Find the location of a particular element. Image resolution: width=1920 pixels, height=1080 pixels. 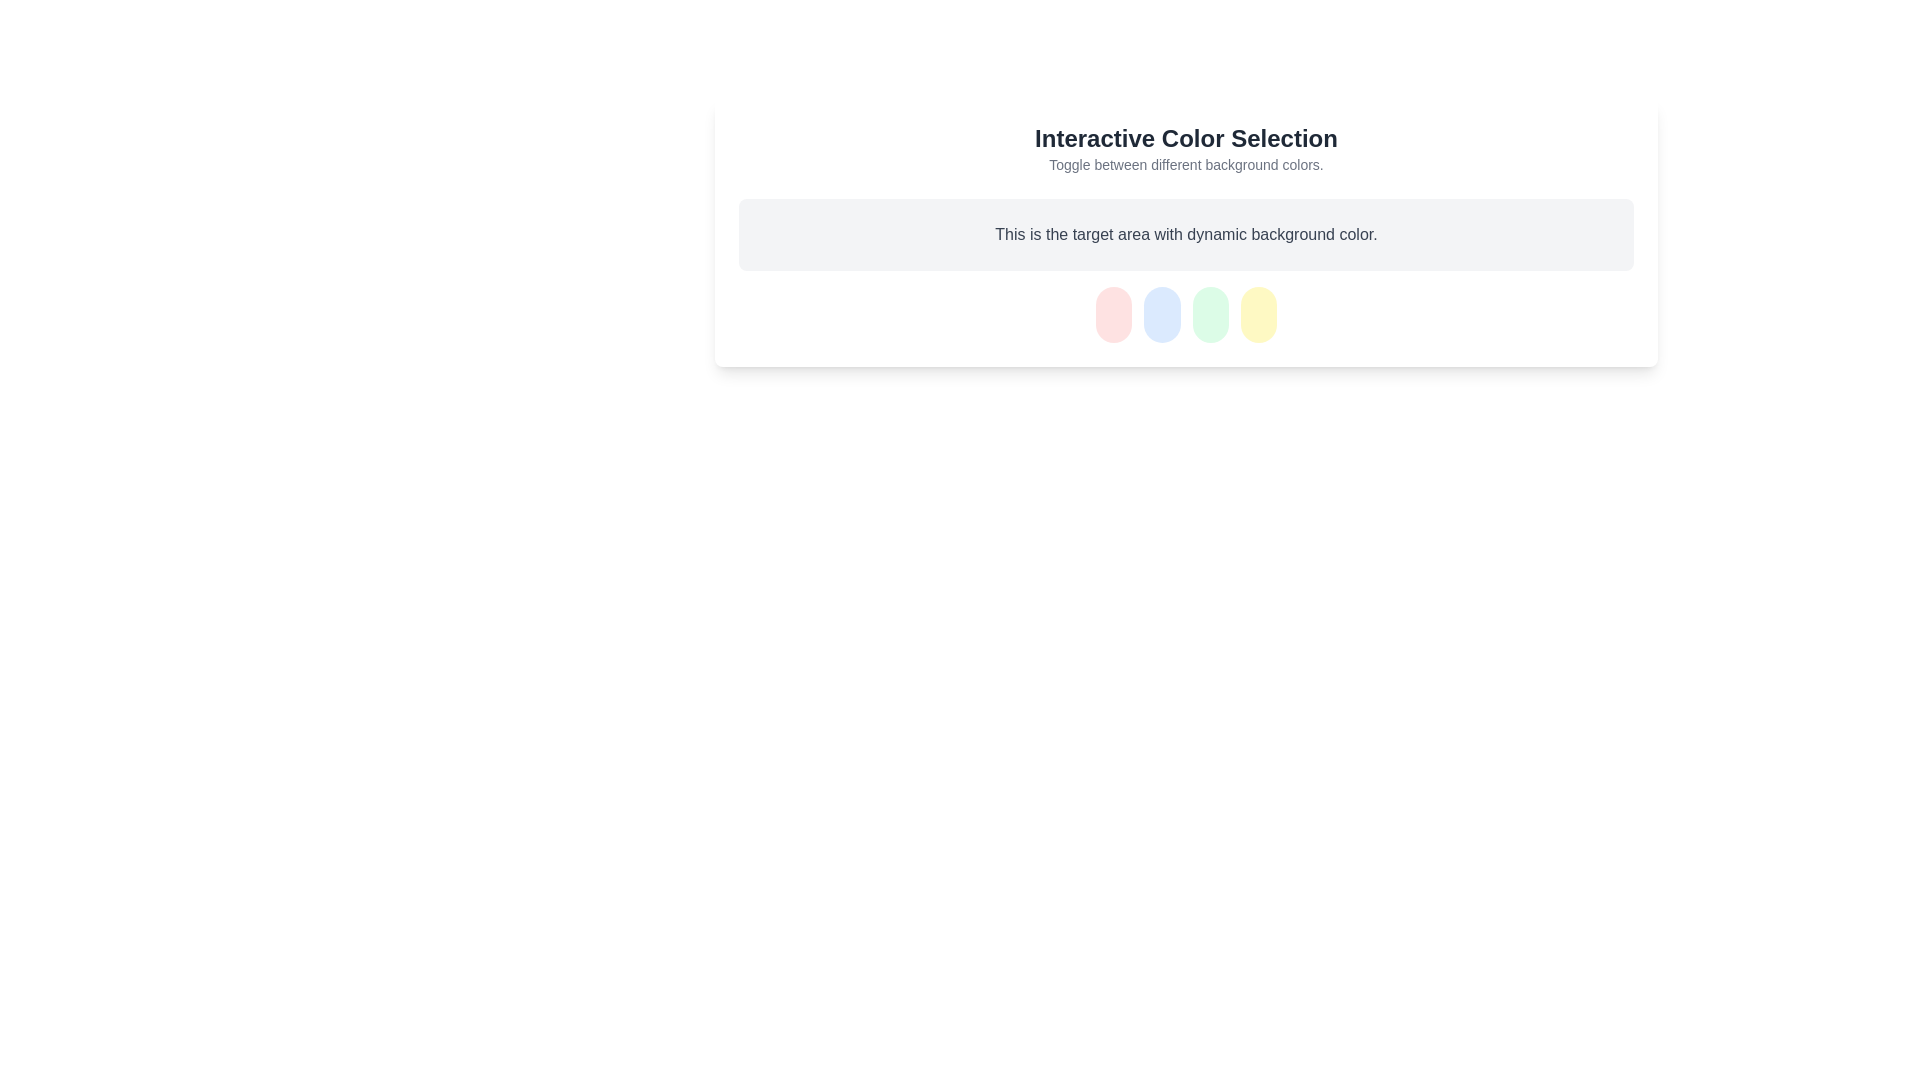

the color selector button is located at coordinates (1258, 315).